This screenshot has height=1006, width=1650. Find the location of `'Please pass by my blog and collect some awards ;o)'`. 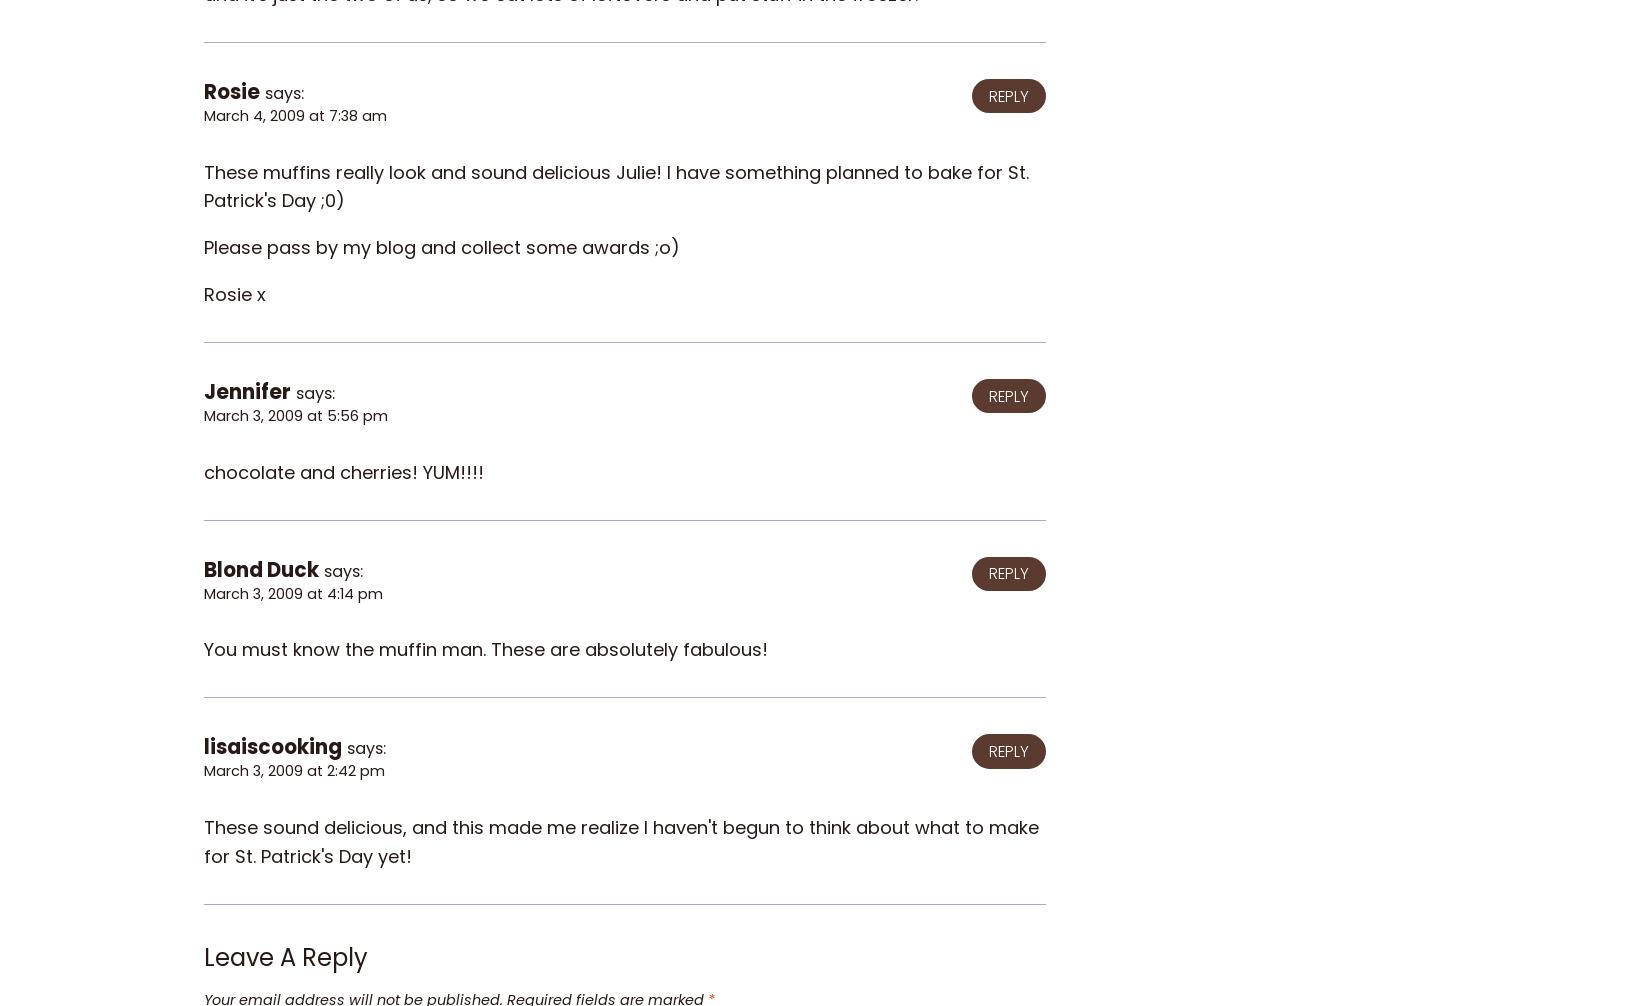

'Please pass by my blog and collect some awards ;o)' is located at coordinates (441, 247).